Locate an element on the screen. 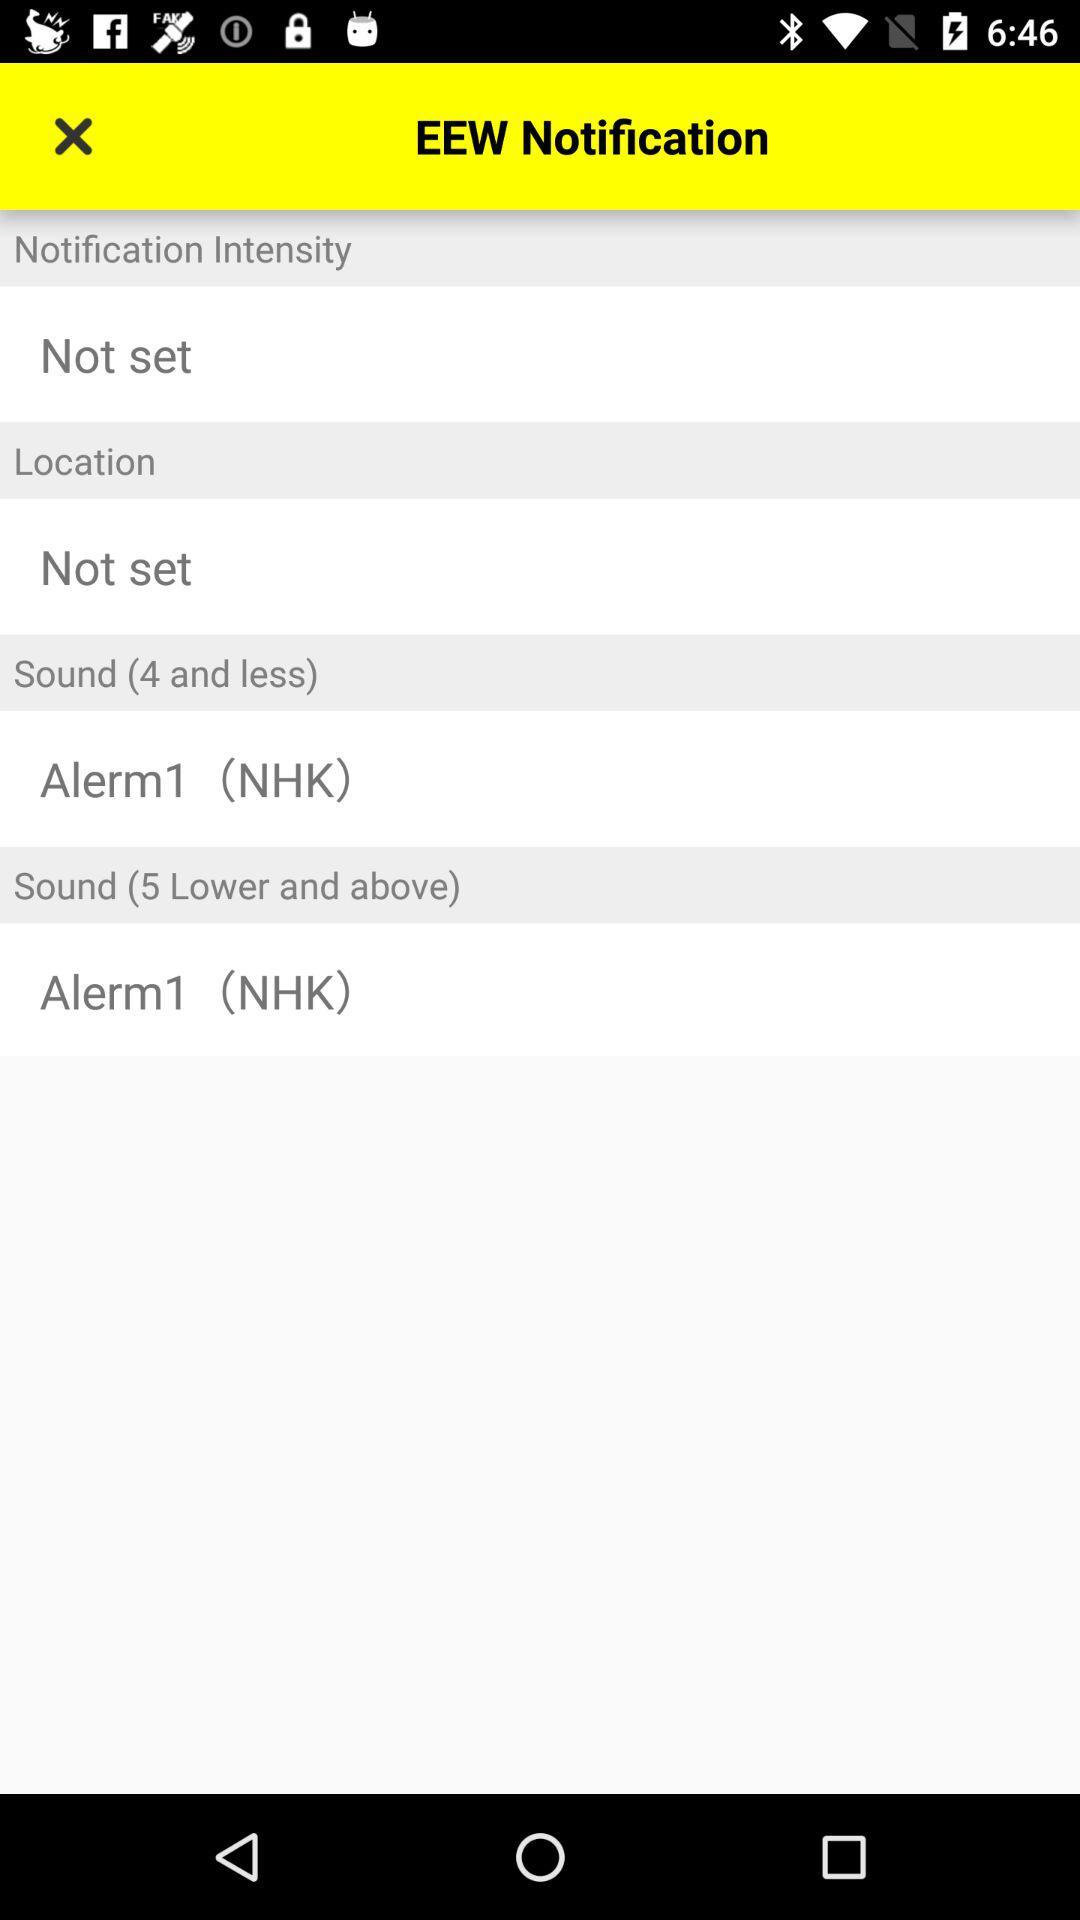  location icon is located at coordinates (540, 459).